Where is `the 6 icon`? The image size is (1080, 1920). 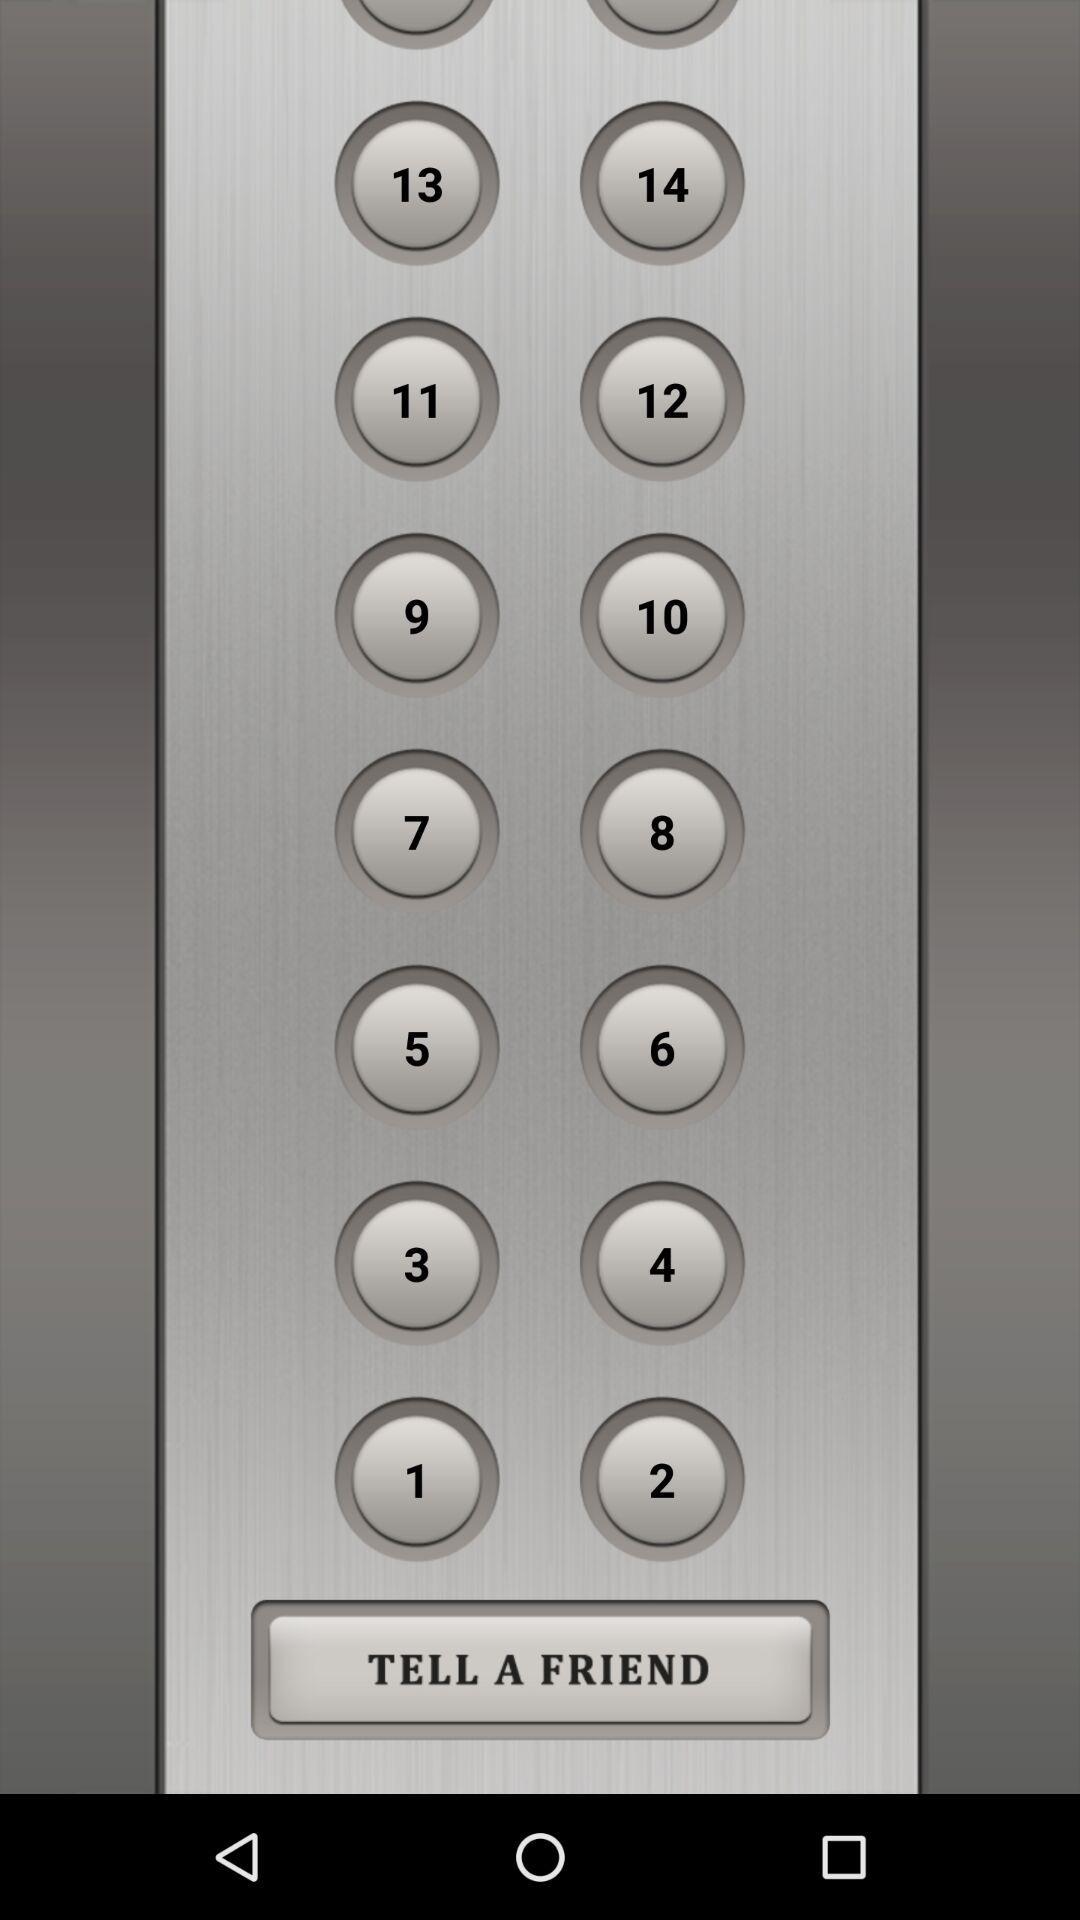 the 6 icon is located at coordinates (662, 1046).